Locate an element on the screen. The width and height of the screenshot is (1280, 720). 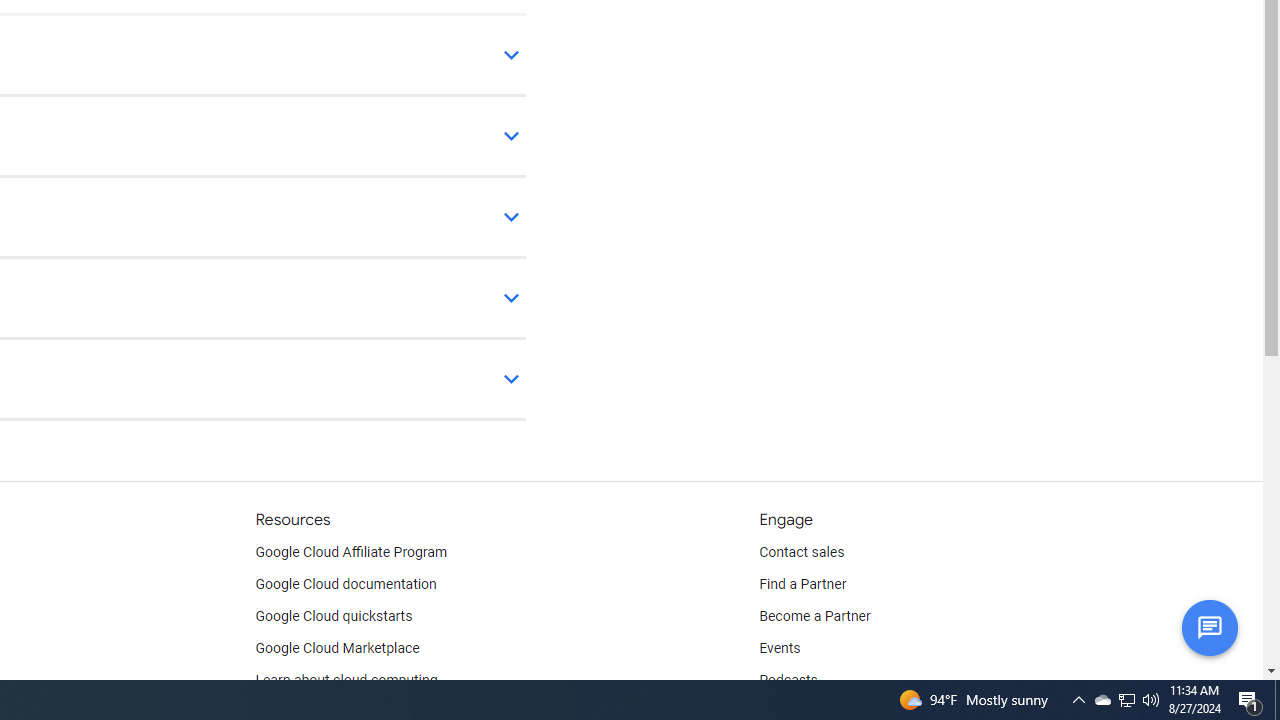
'Events' is located at coordinates (779, 649).